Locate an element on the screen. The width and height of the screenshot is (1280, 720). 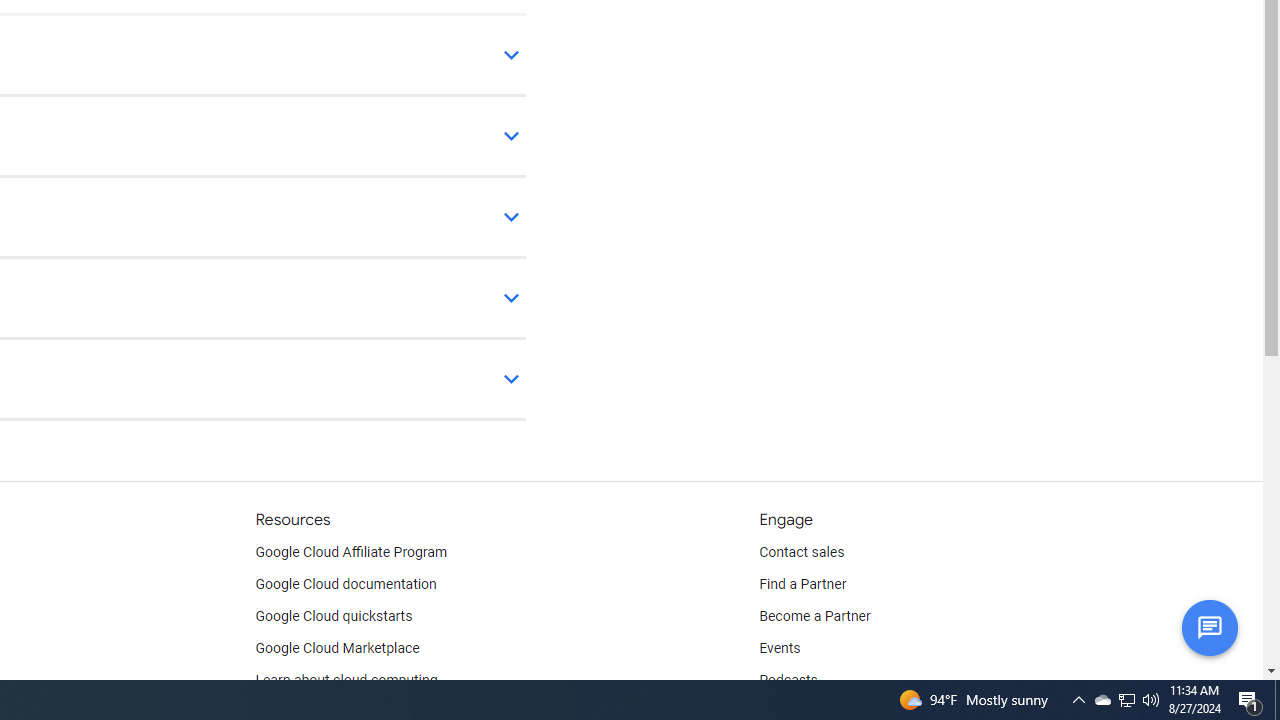
'Events' is located at coordinates (779, 649).